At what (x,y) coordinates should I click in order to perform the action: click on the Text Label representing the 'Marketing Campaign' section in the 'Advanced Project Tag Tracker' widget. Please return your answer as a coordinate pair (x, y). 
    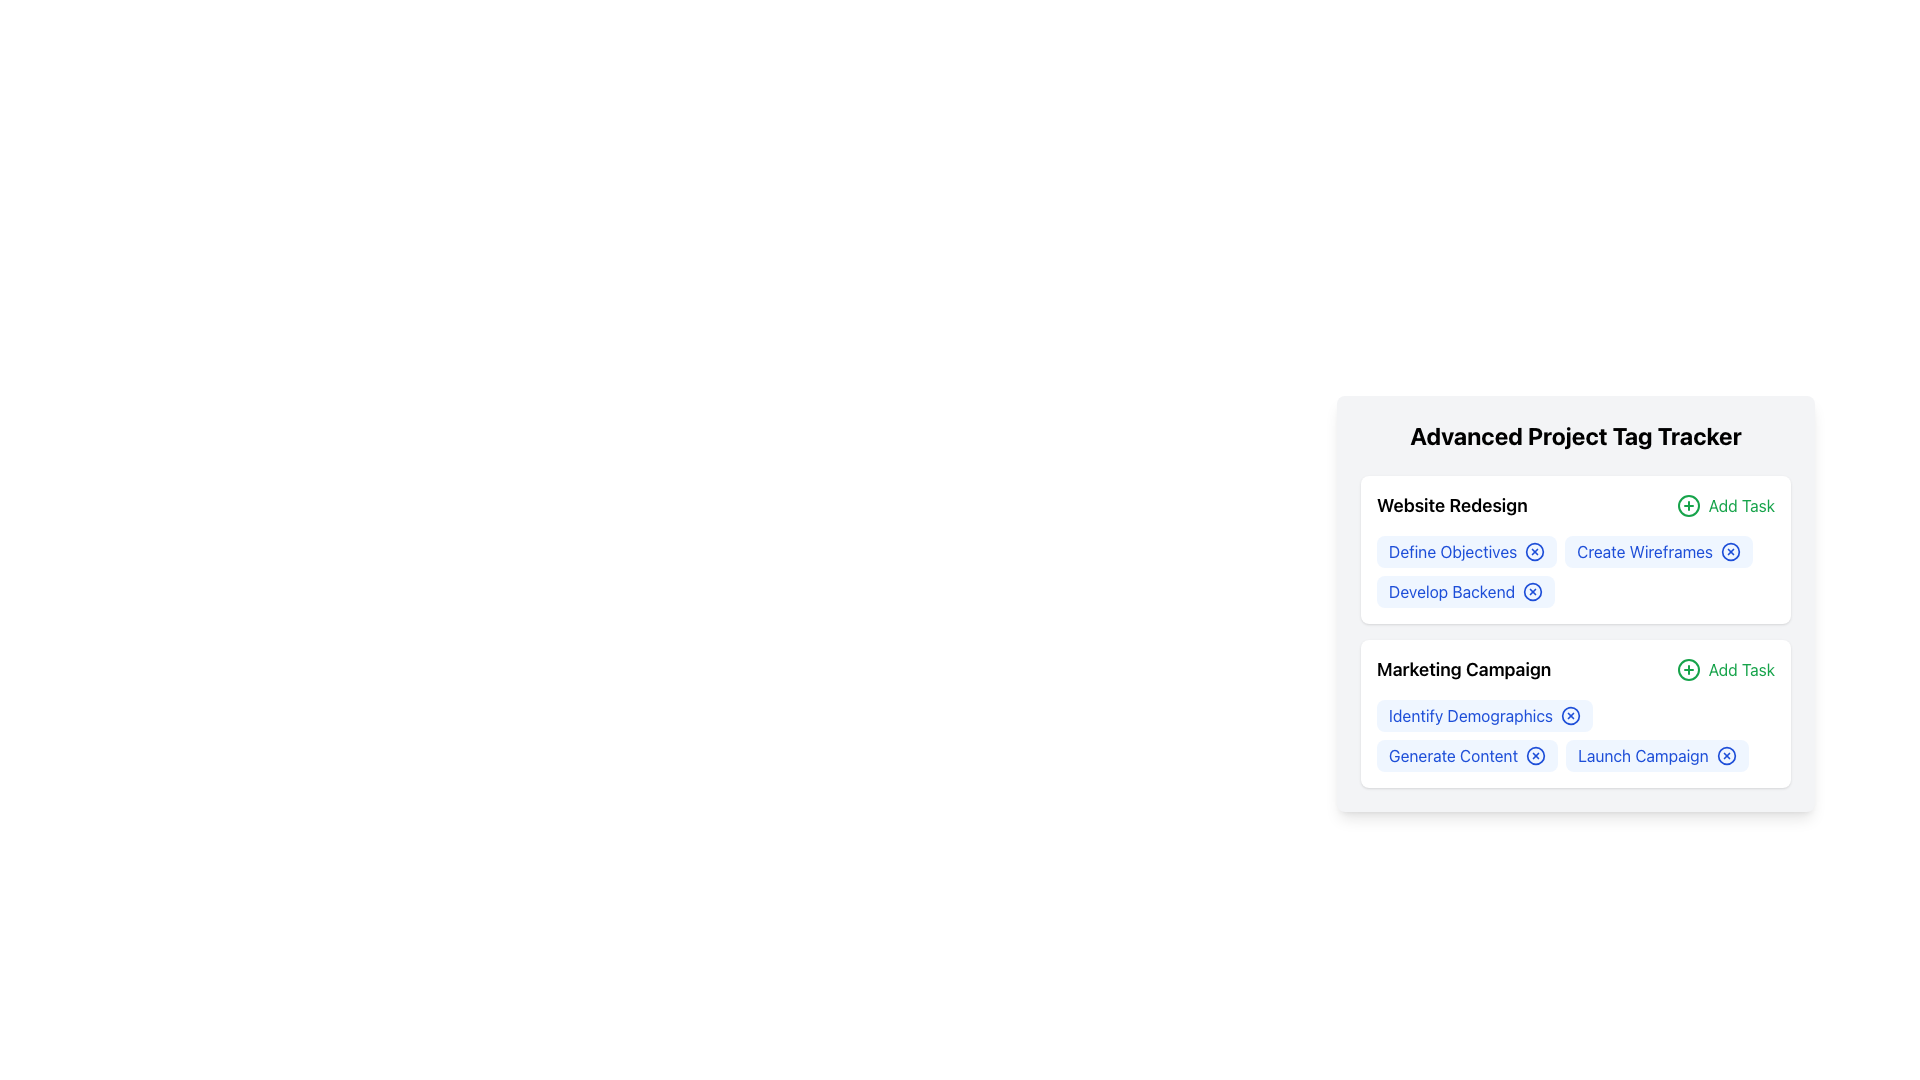
    Looking at the image, I should click on (1453, 756).